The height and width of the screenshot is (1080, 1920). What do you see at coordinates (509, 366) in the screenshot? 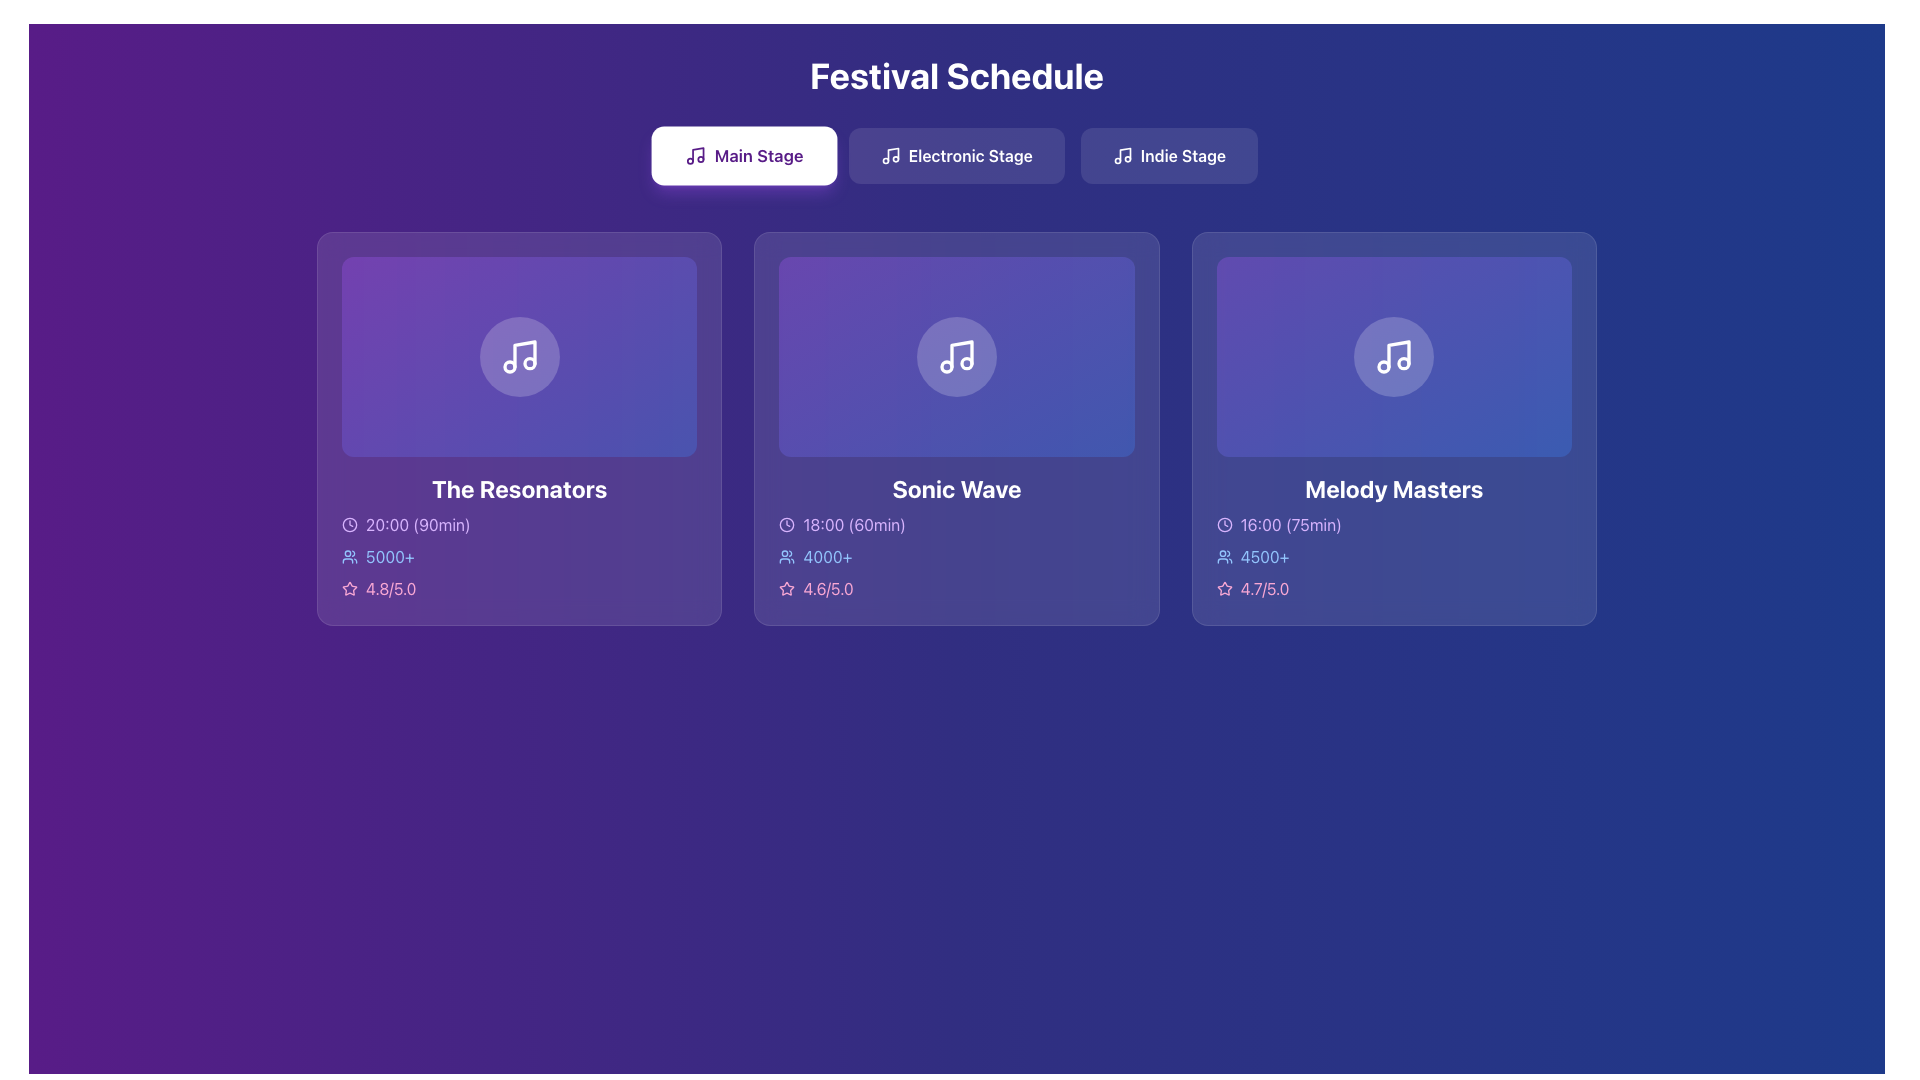
I see `the leftmost circle within the SVG music note icon on the first card labeled 'The Resonators'` at bounding box center [509, 366].